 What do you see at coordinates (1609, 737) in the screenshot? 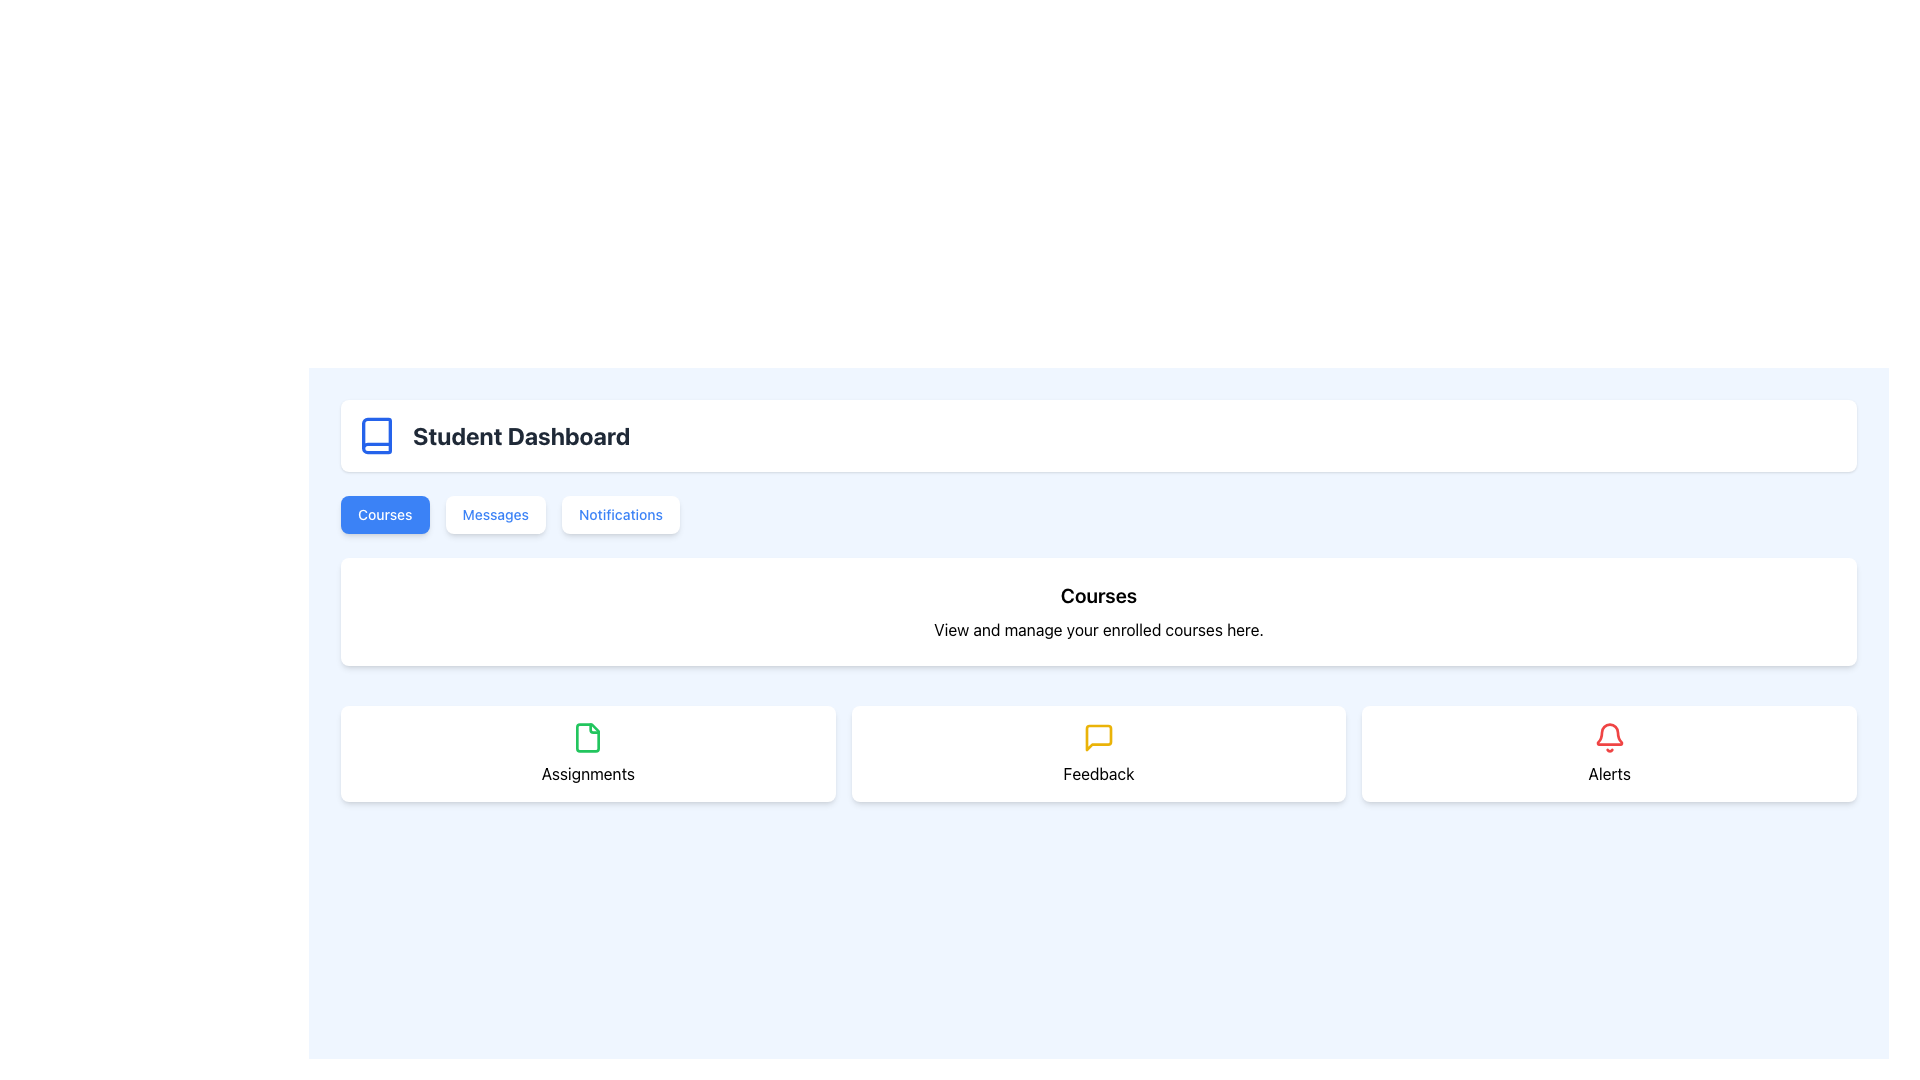
I see `the alert icon located at the top center of the 'Alerts' card in the bottom-right section of the grid` at bounding box center [1609, 737].